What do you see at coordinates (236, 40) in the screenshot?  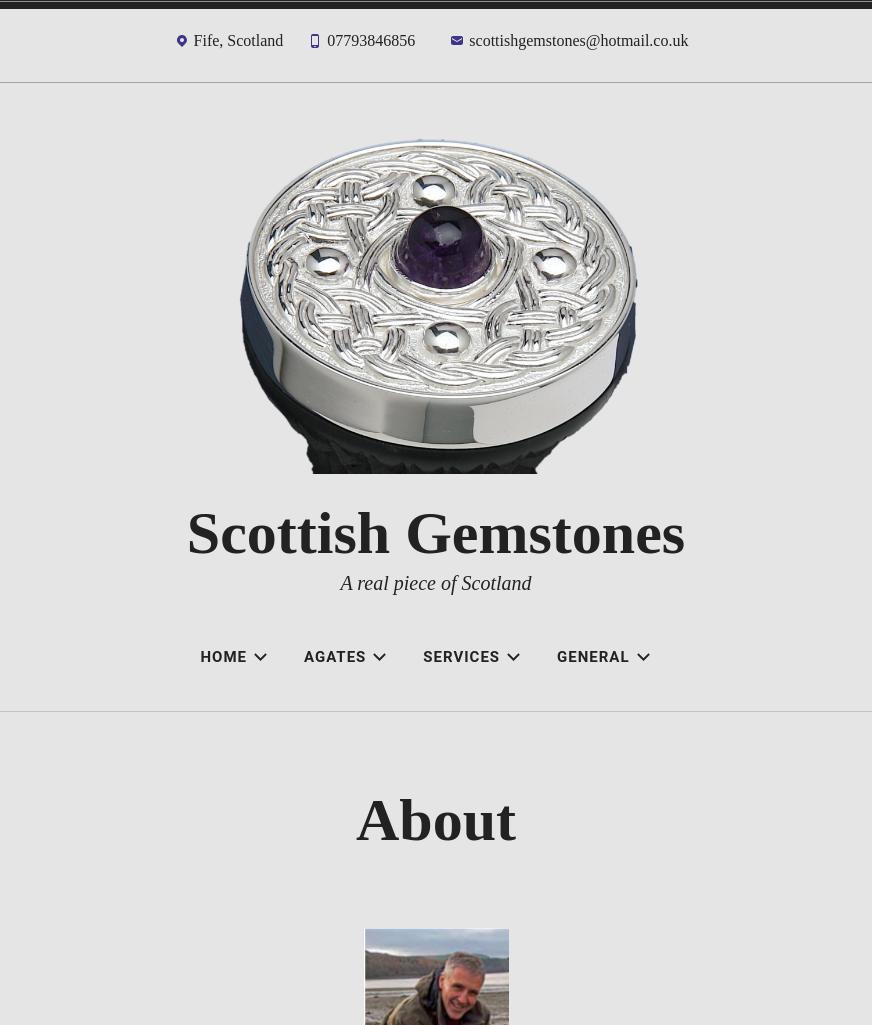 I see `'Fife, Scotland'` at bounding box center [236, 40].